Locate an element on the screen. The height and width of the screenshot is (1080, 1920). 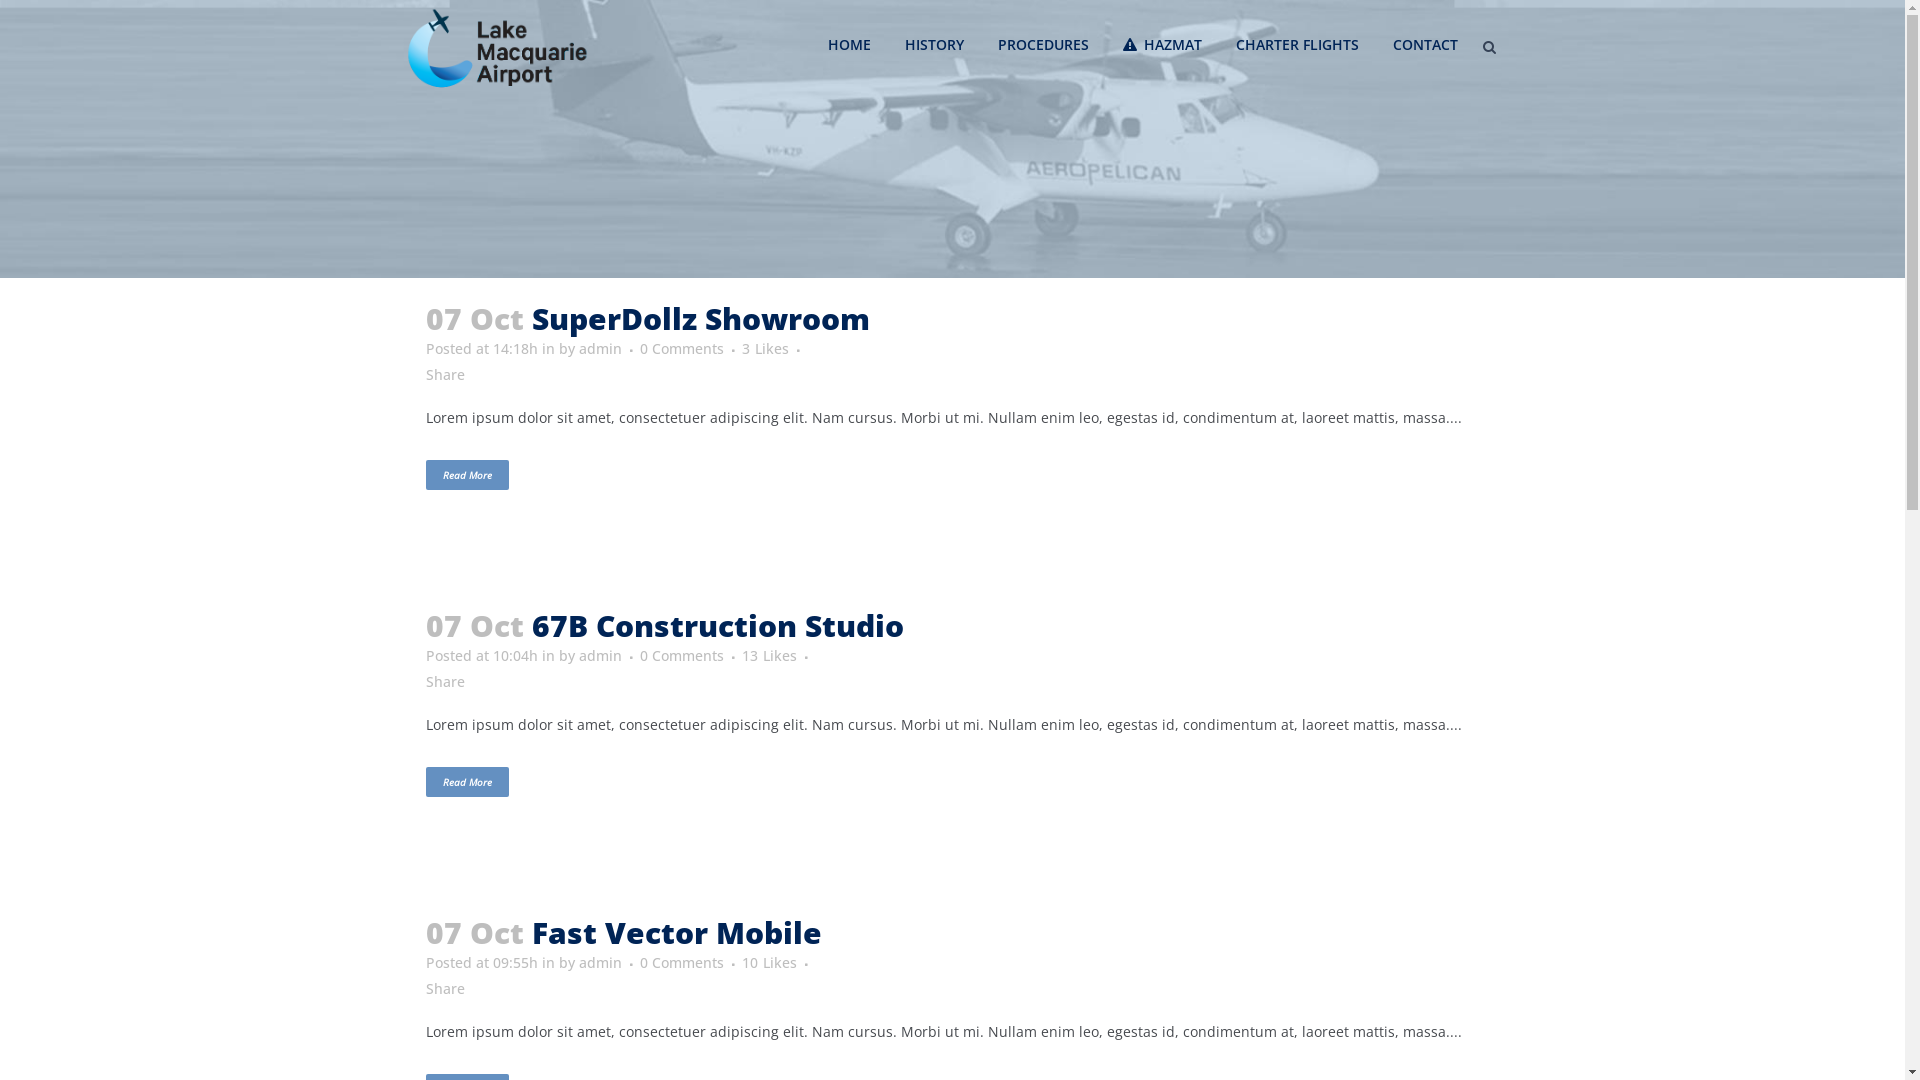
'HISTORY' is located at coordinates (933, 45).